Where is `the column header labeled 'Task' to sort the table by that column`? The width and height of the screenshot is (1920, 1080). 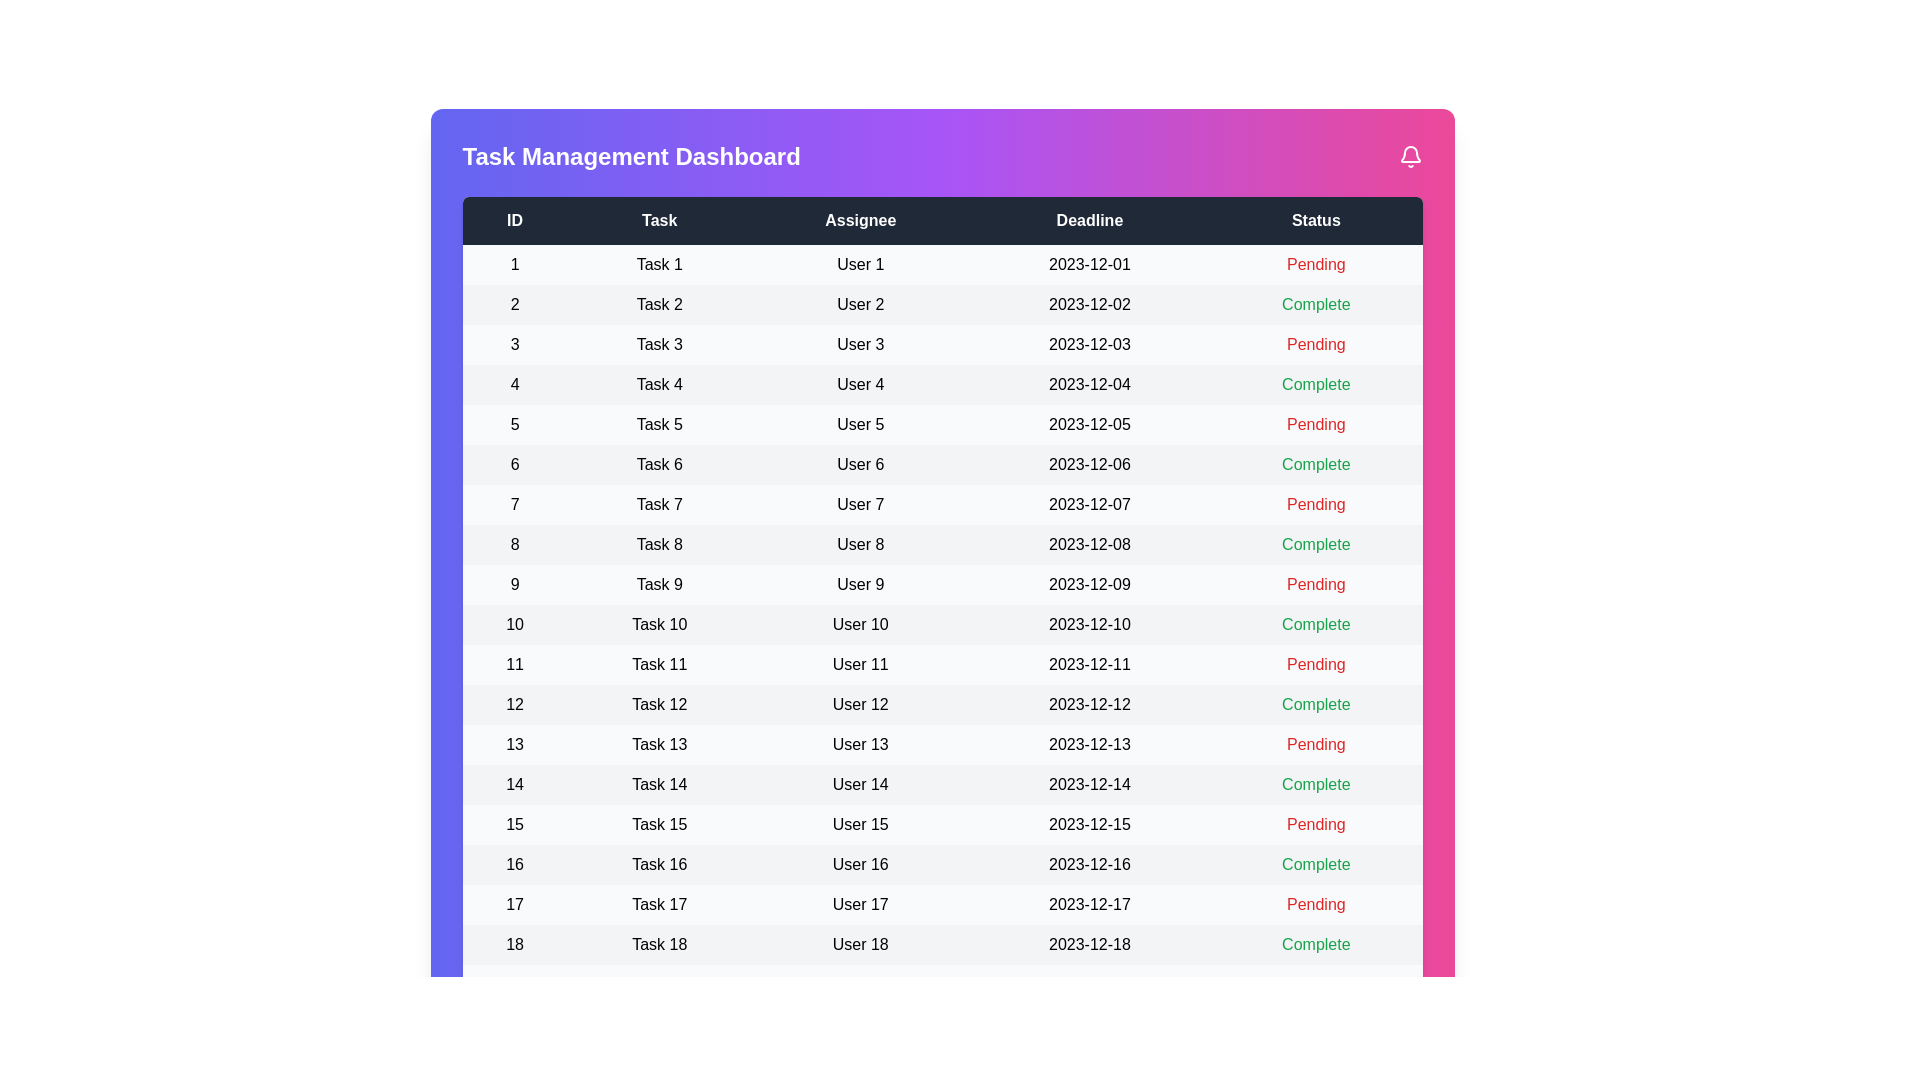
the column header labeled 'Task' to sort the table by that column is located at coordinates (659, 220).